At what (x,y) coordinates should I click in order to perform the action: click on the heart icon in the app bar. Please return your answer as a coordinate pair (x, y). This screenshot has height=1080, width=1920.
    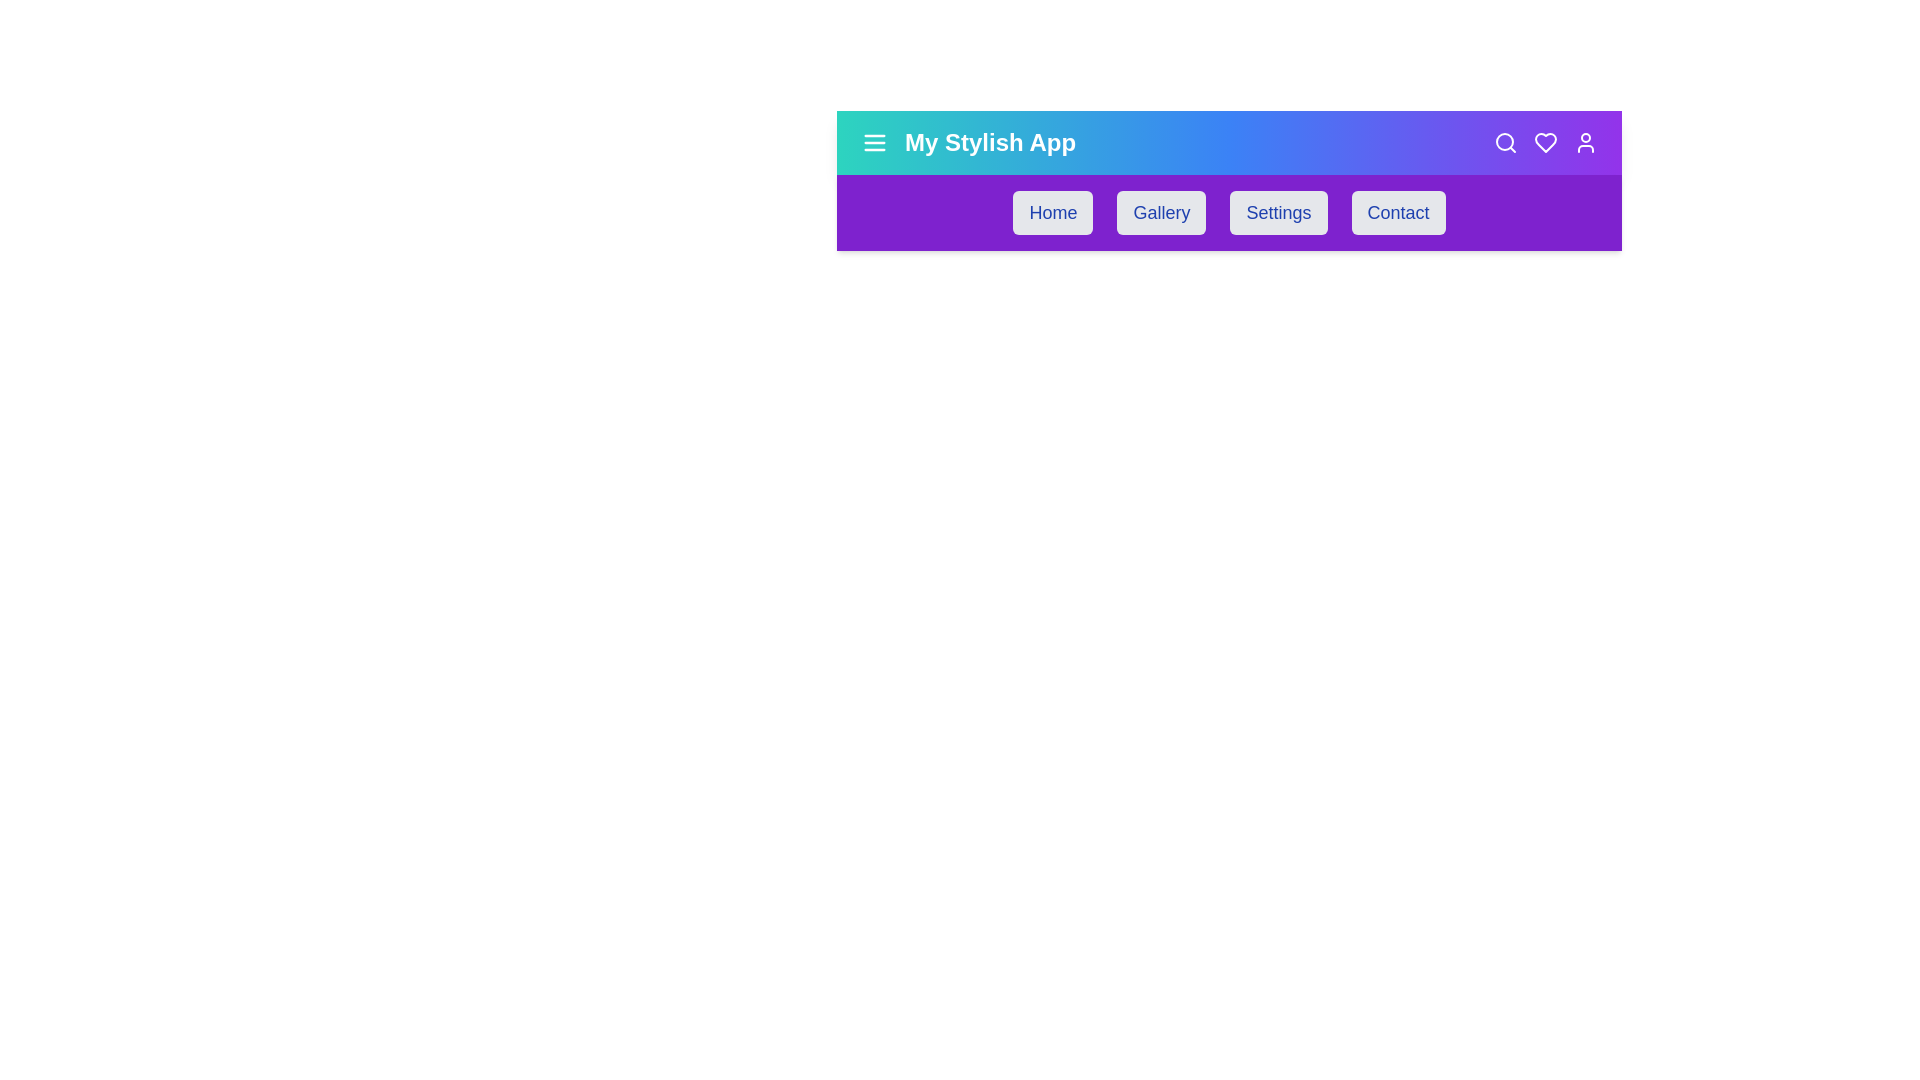
    Looking at the image, I should click on (1544, 141).